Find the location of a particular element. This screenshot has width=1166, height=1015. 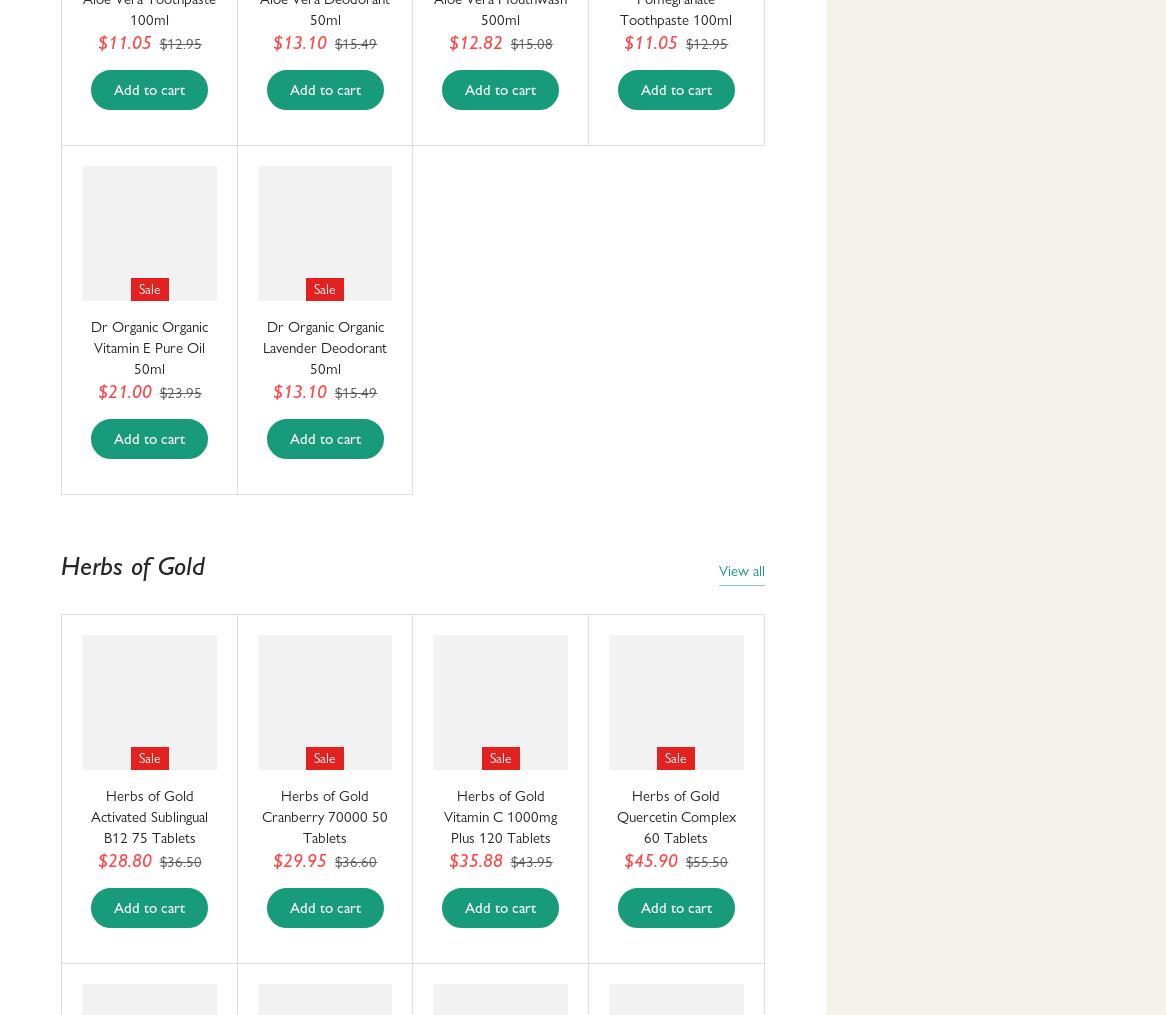

'$28.80' is located at coordinates (123, 860).